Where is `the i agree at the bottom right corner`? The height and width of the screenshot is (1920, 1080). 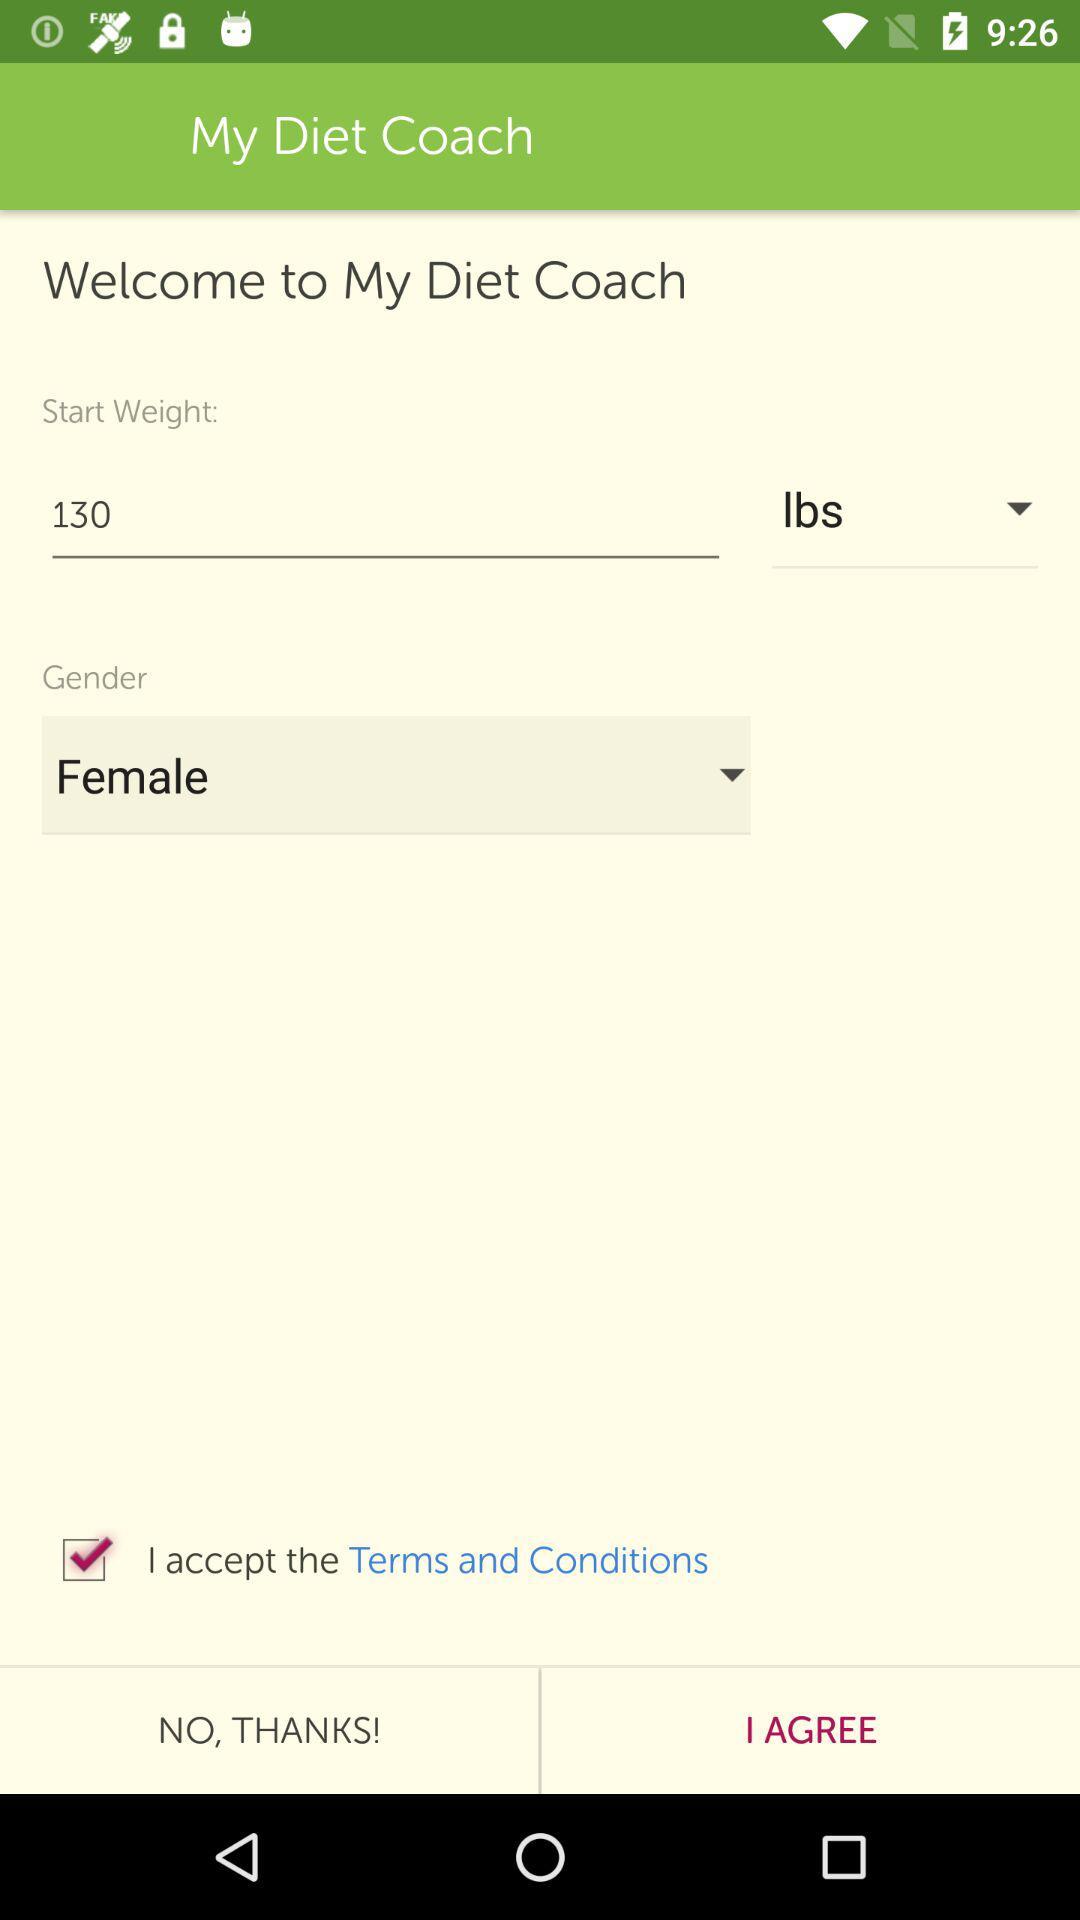
the i agree at the bottom right corner is located at coordinates (810, 1730).